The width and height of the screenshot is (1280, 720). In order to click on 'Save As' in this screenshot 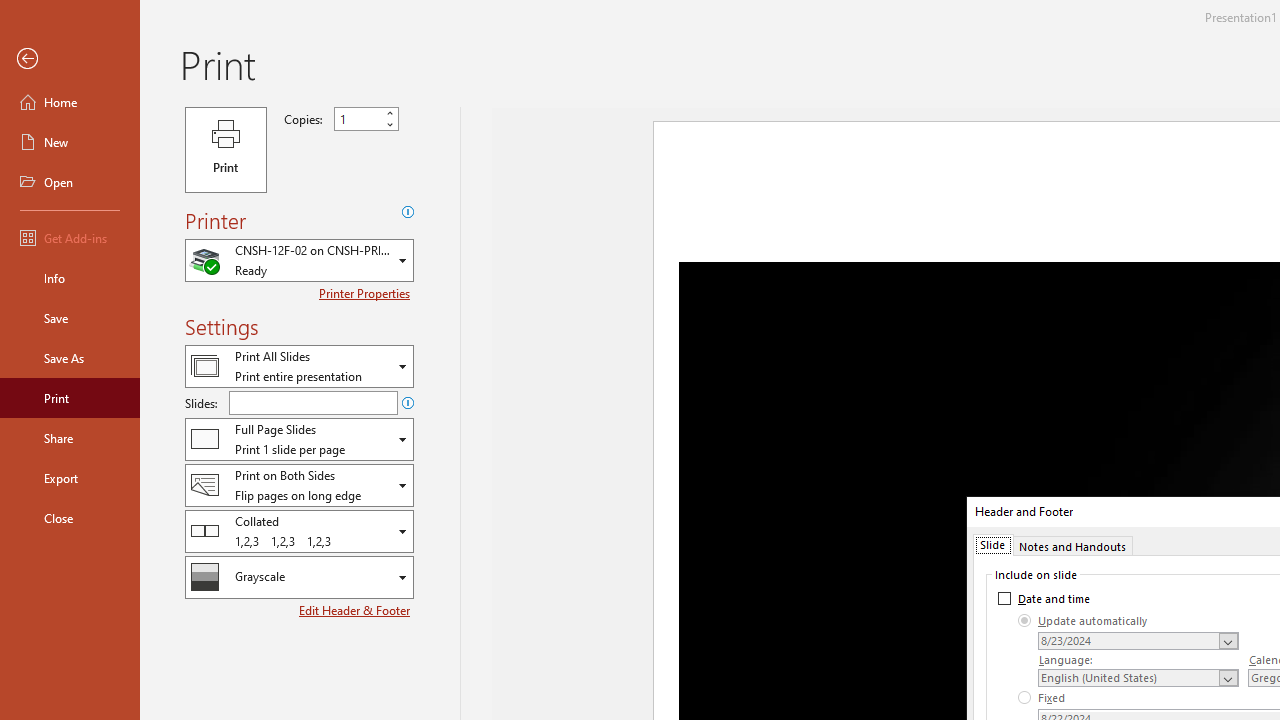, I will do `click(69, 356)`.